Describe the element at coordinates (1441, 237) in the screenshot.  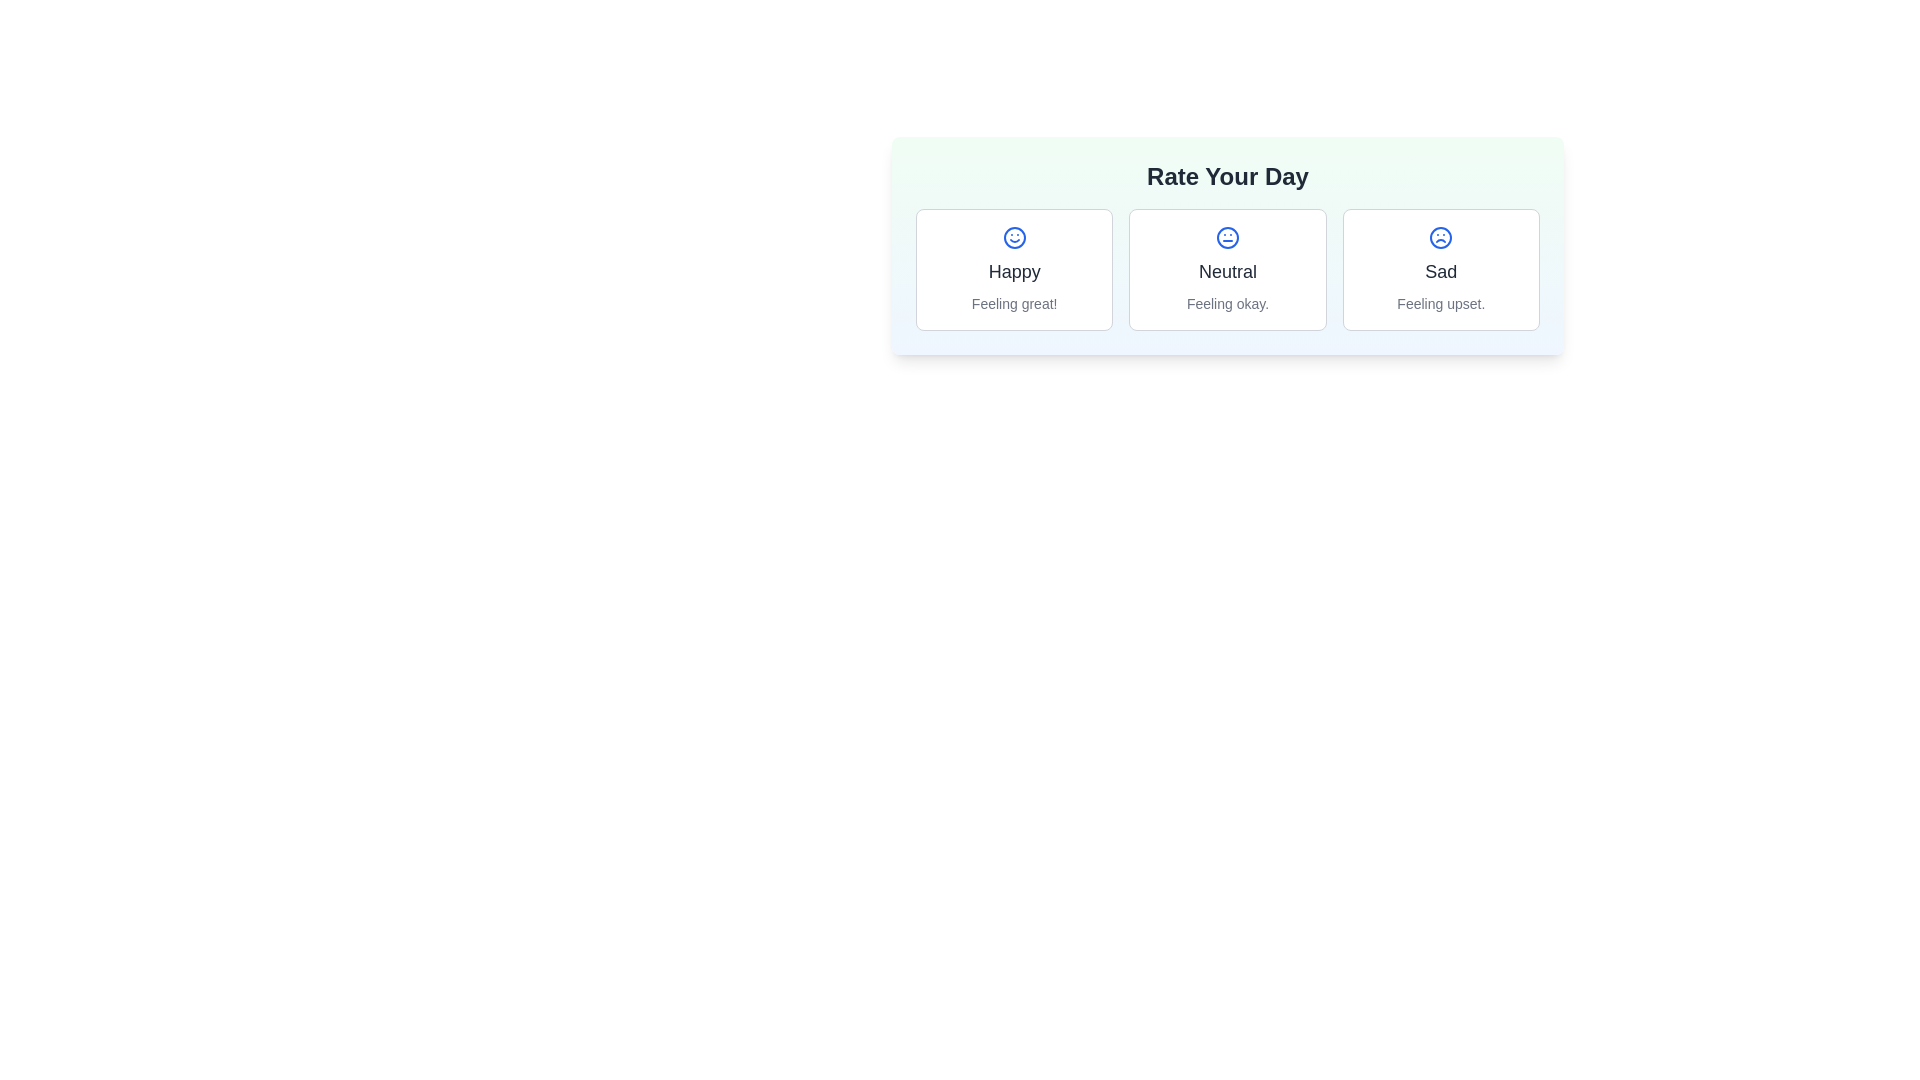
I see `the 'Sad' feeling icon located centrally in the third card of a horizontally aligned triplet group` at that location.